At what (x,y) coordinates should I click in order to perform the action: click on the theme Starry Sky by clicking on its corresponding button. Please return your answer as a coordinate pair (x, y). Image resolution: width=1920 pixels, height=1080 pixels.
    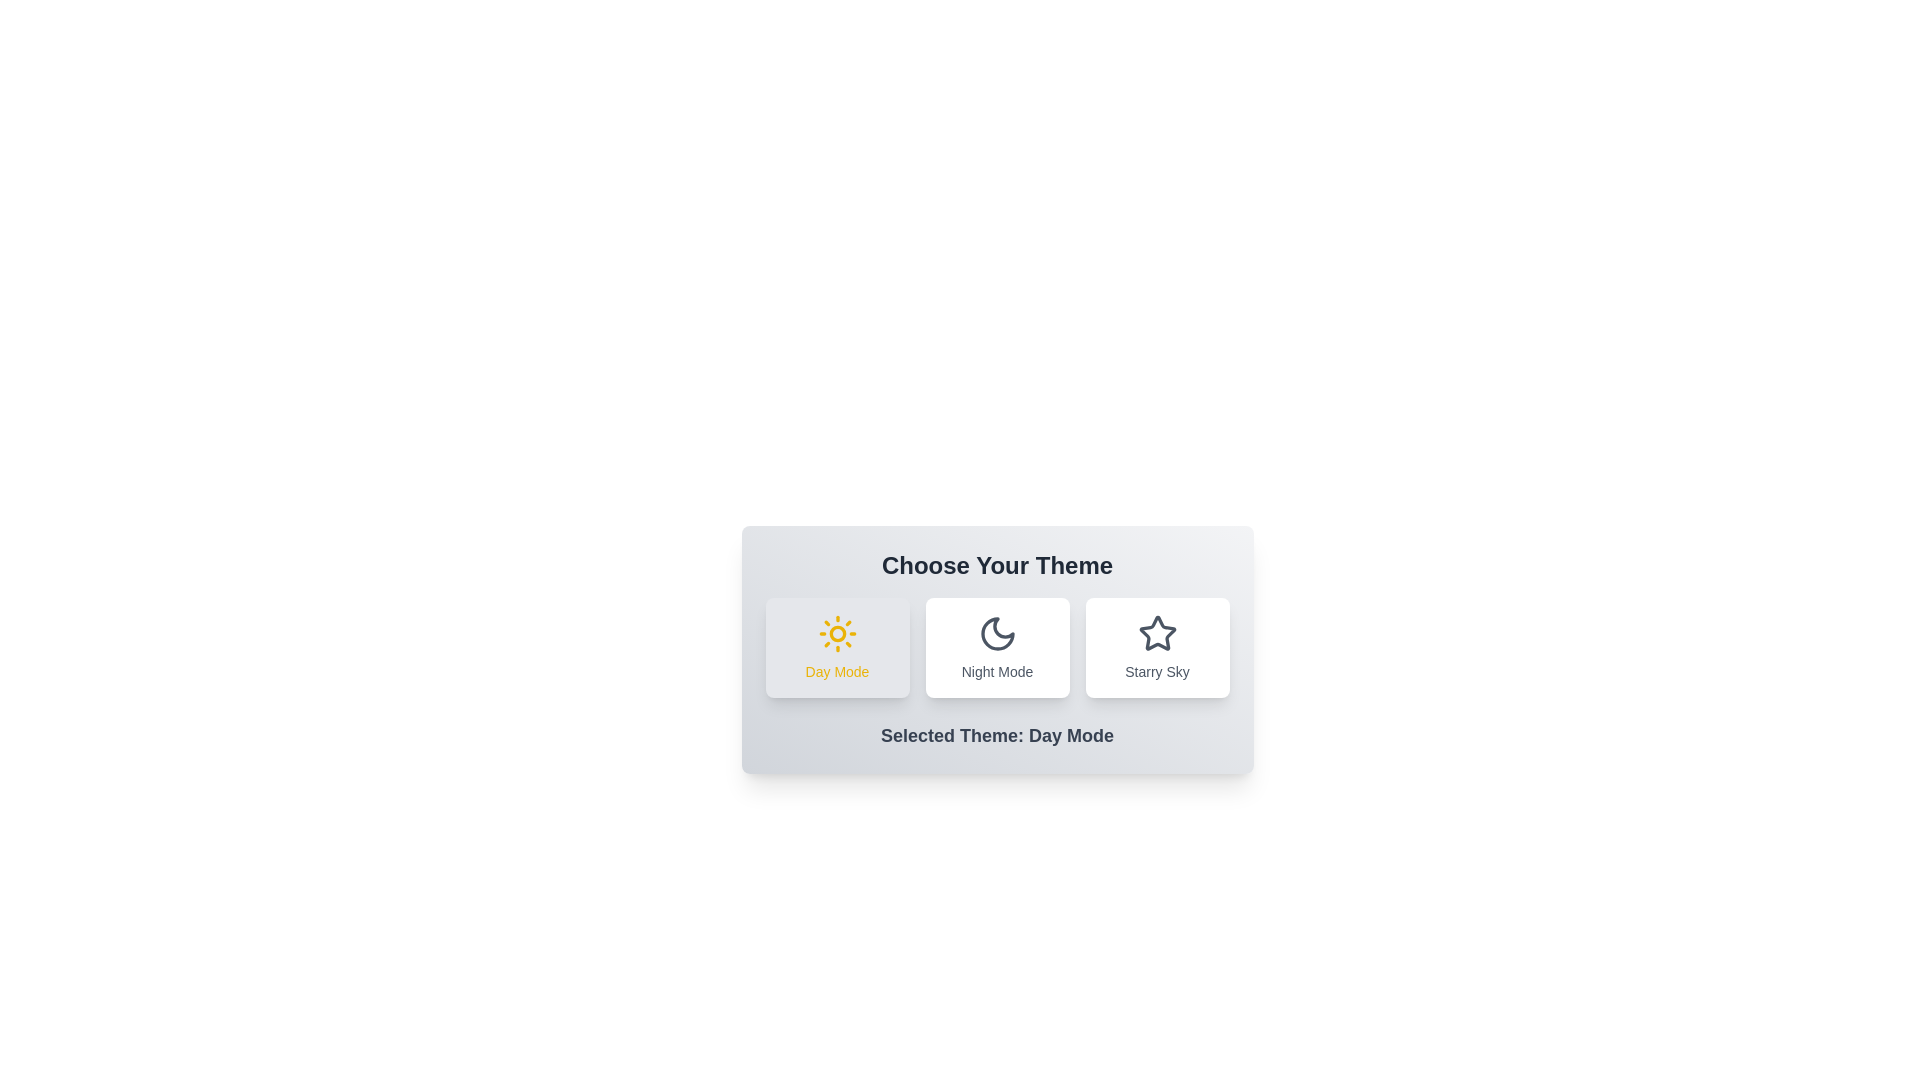
    Looking at the image, I should click on (1157, 648).